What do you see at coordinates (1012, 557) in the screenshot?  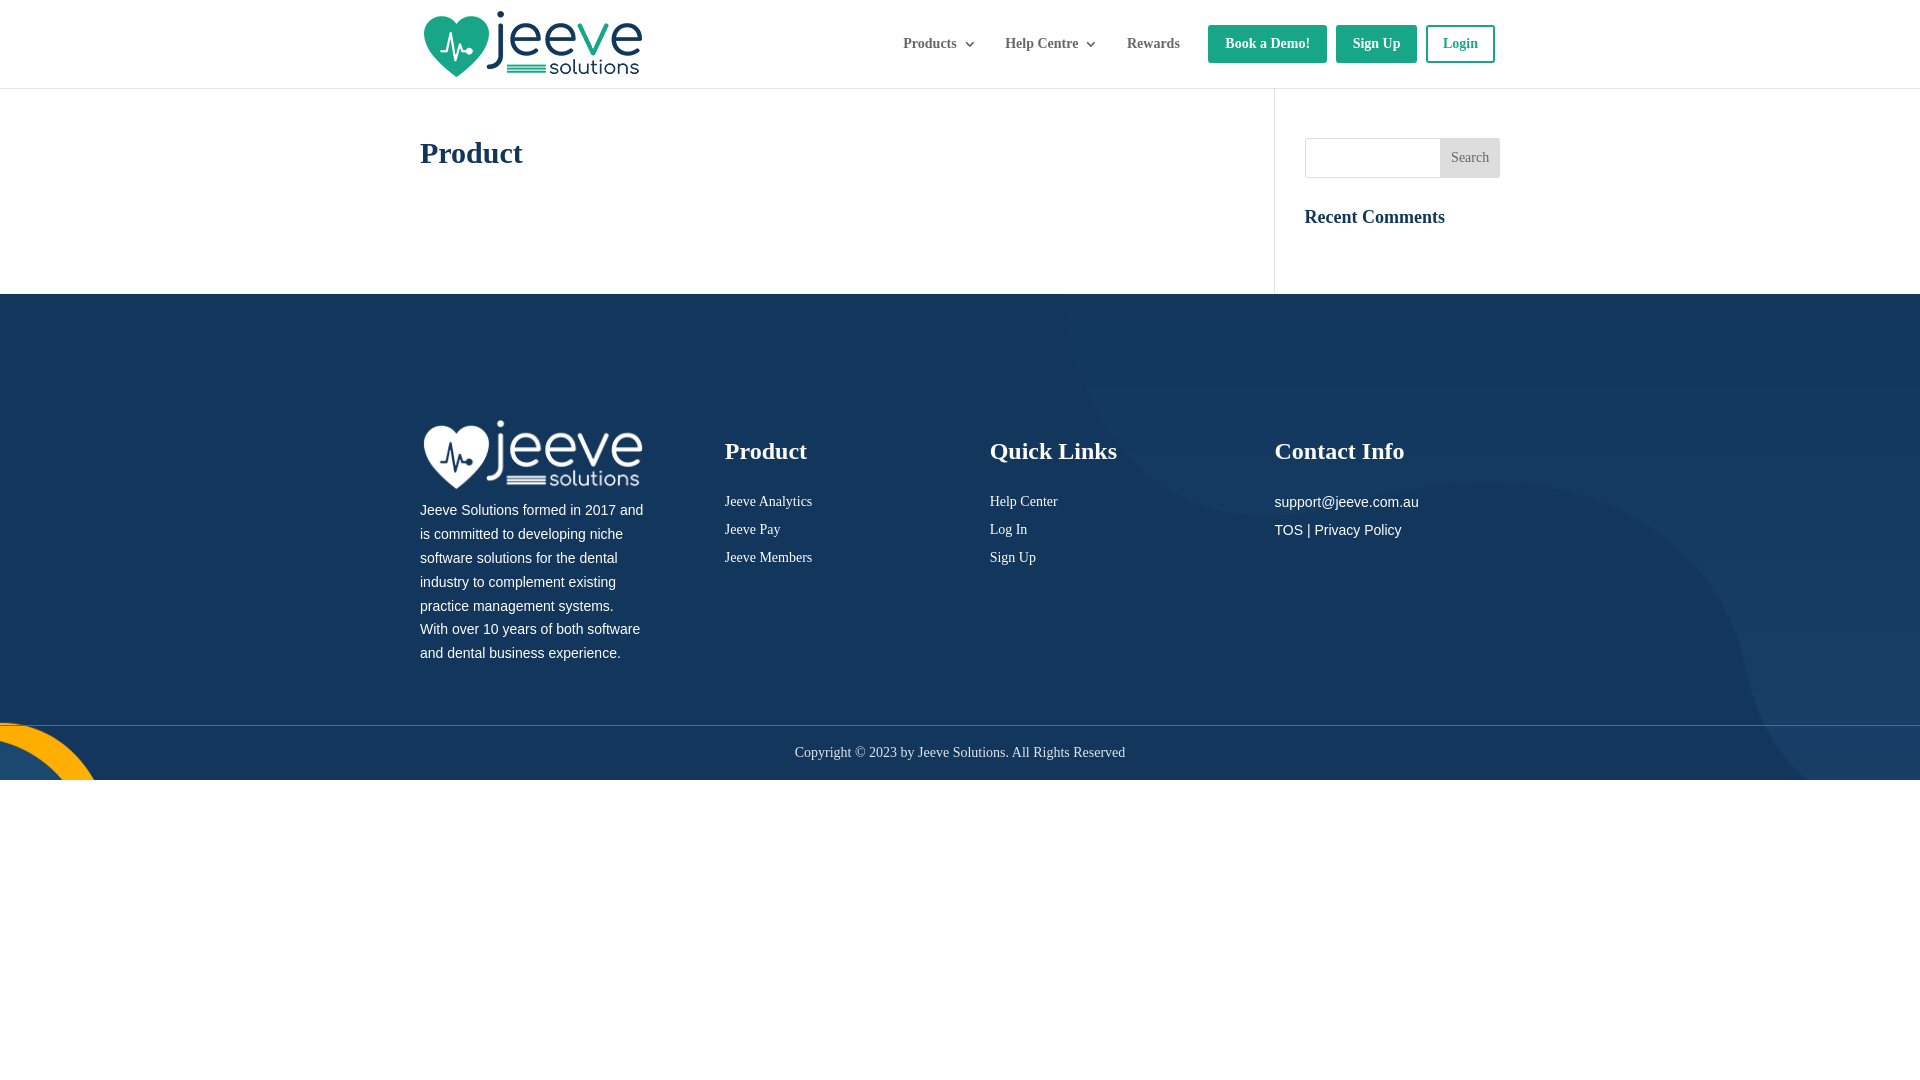 I see `'Sign Up'` at bounding box center [1012, 557].